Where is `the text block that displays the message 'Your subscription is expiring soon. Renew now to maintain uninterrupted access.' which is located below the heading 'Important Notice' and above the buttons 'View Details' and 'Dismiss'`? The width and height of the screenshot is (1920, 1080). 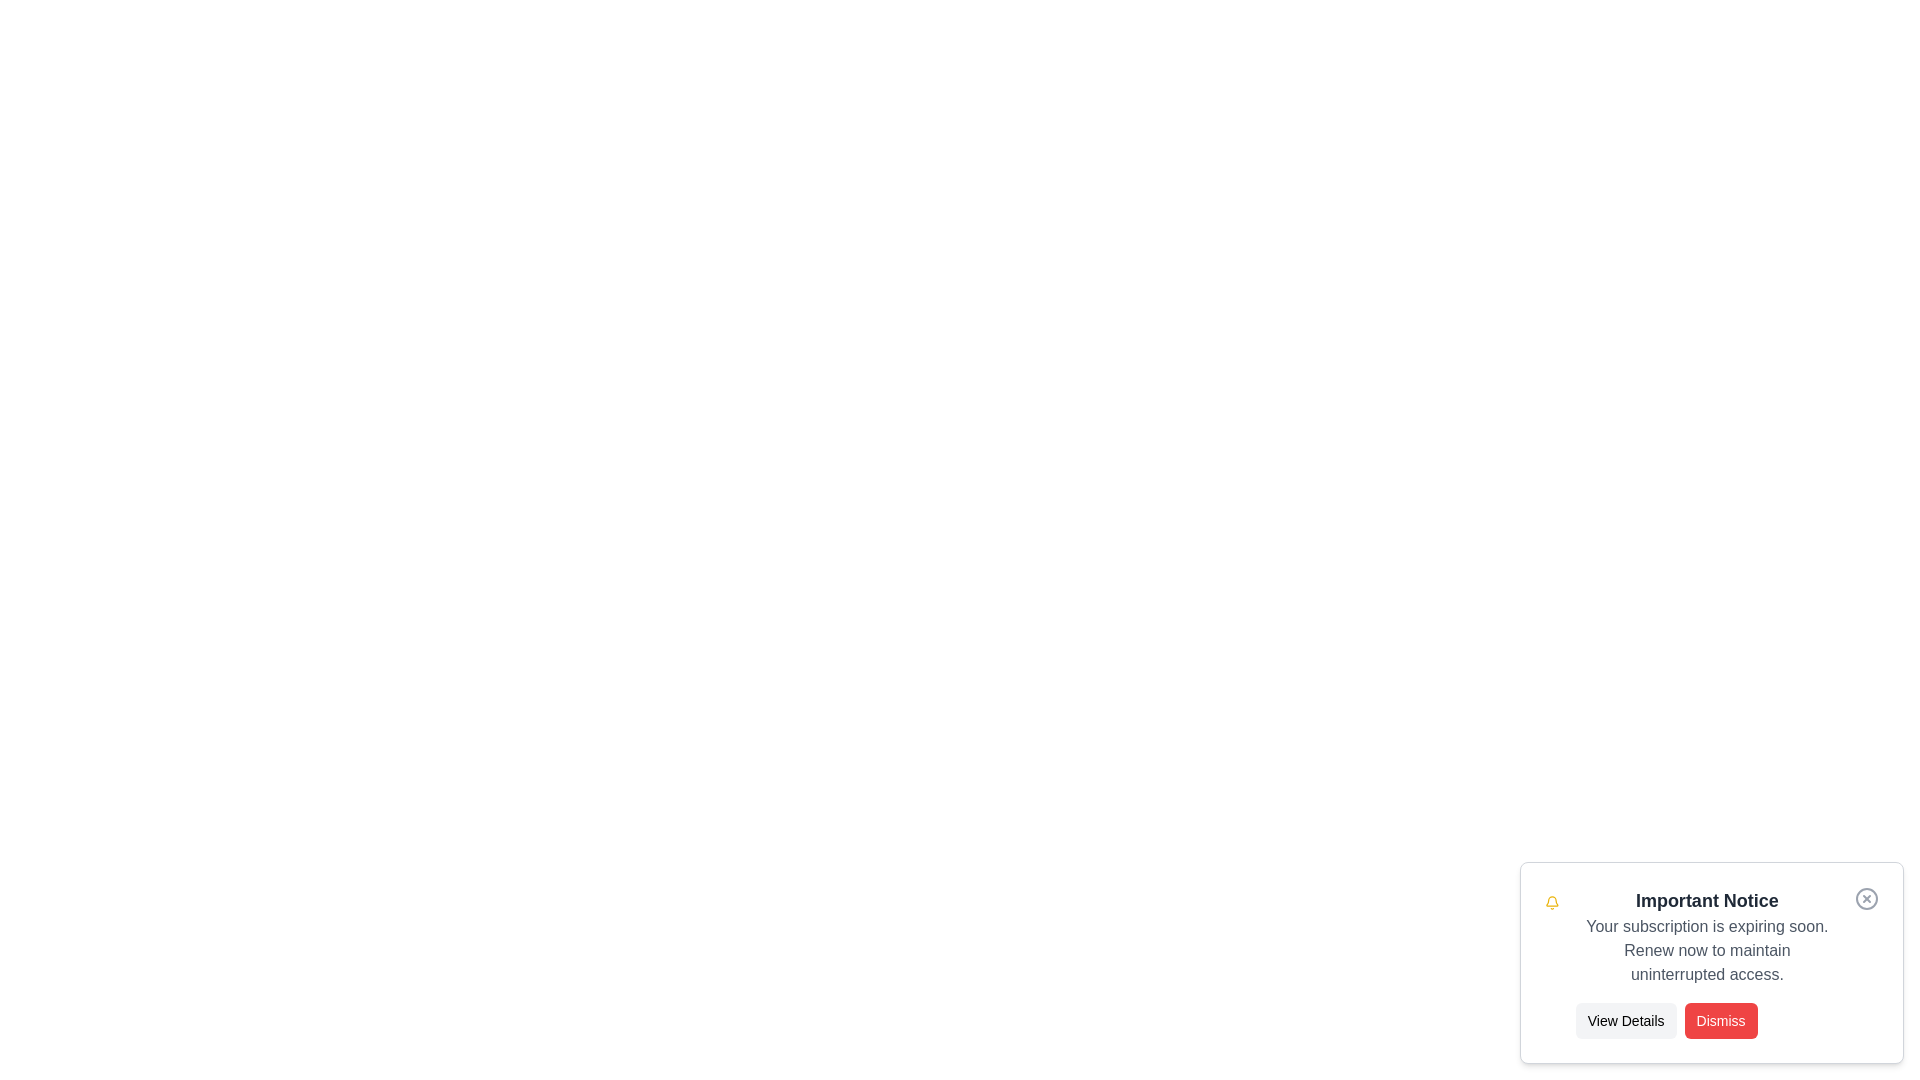
the text block that displays the message 'Your subscription is expiring soon. Renew now to maintain uninterrupted access.' which is located below the heading 'Important Notice' and above the buttons 'View Details' and 'Dismiss' is located at coordinates (1706, 950).